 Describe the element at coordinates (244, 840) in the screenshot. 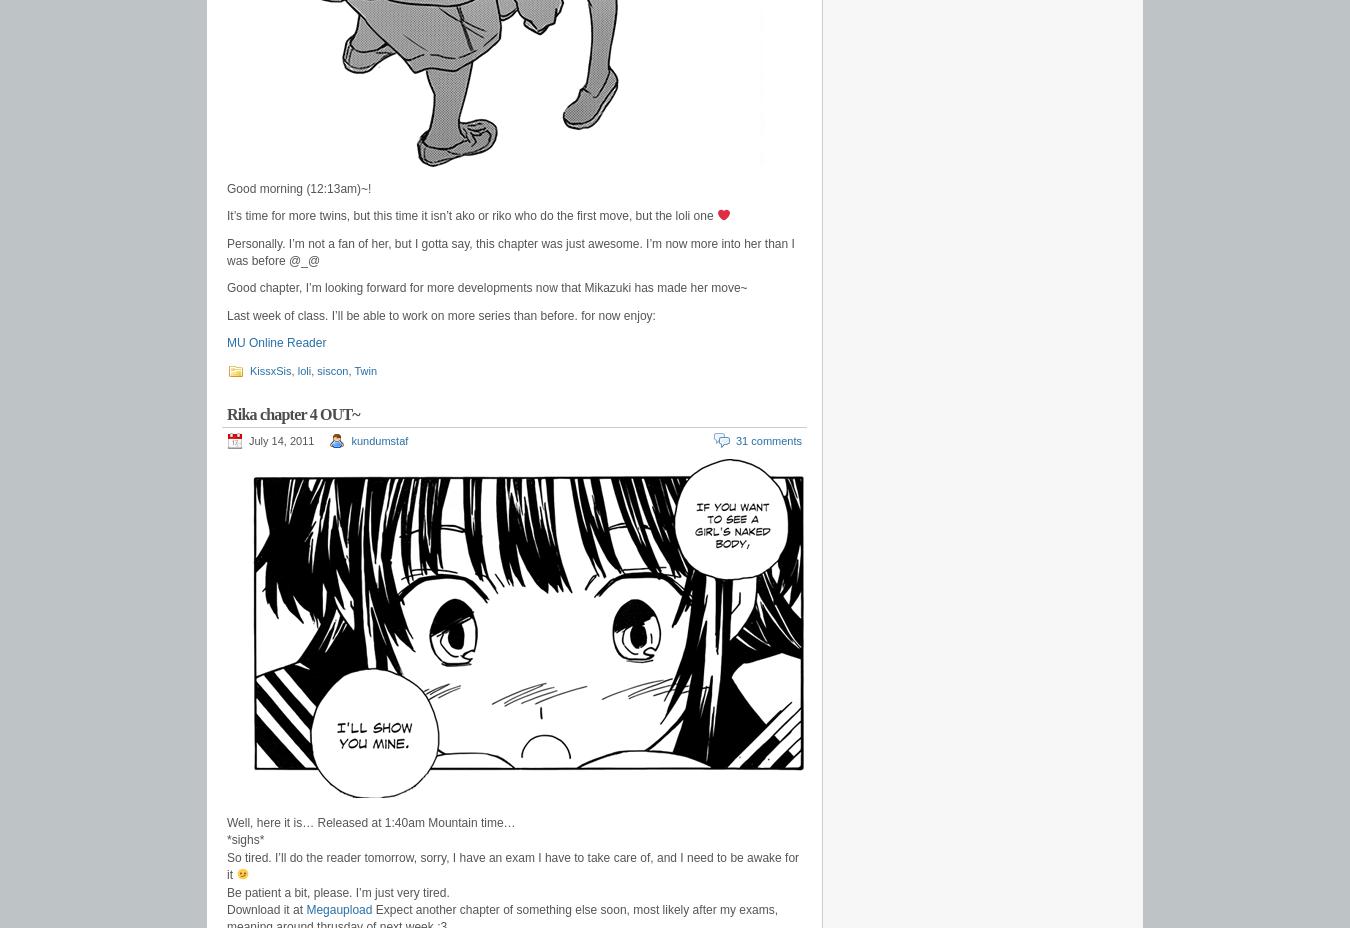

I see `'*sighs*'` at that location.